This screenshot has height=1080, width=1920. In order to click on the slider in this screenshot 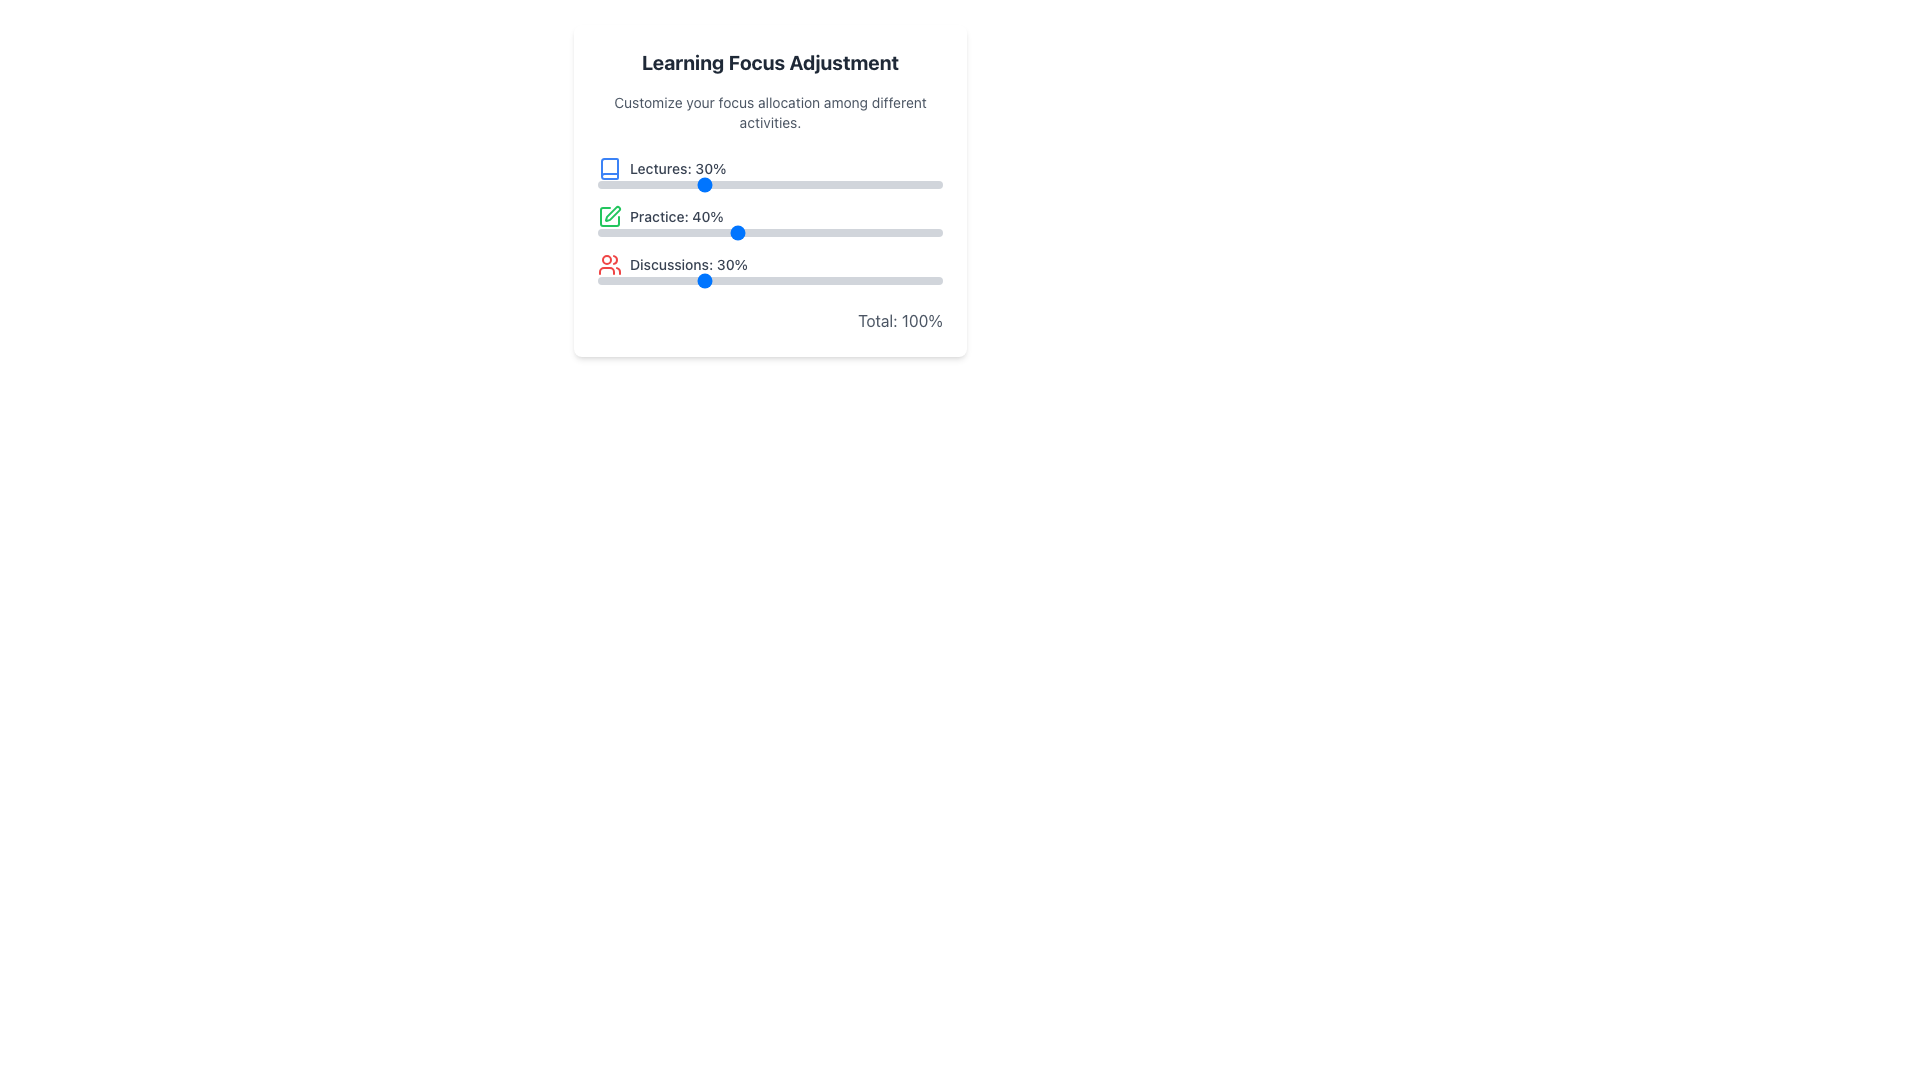, I will do `click(811, 185)`.